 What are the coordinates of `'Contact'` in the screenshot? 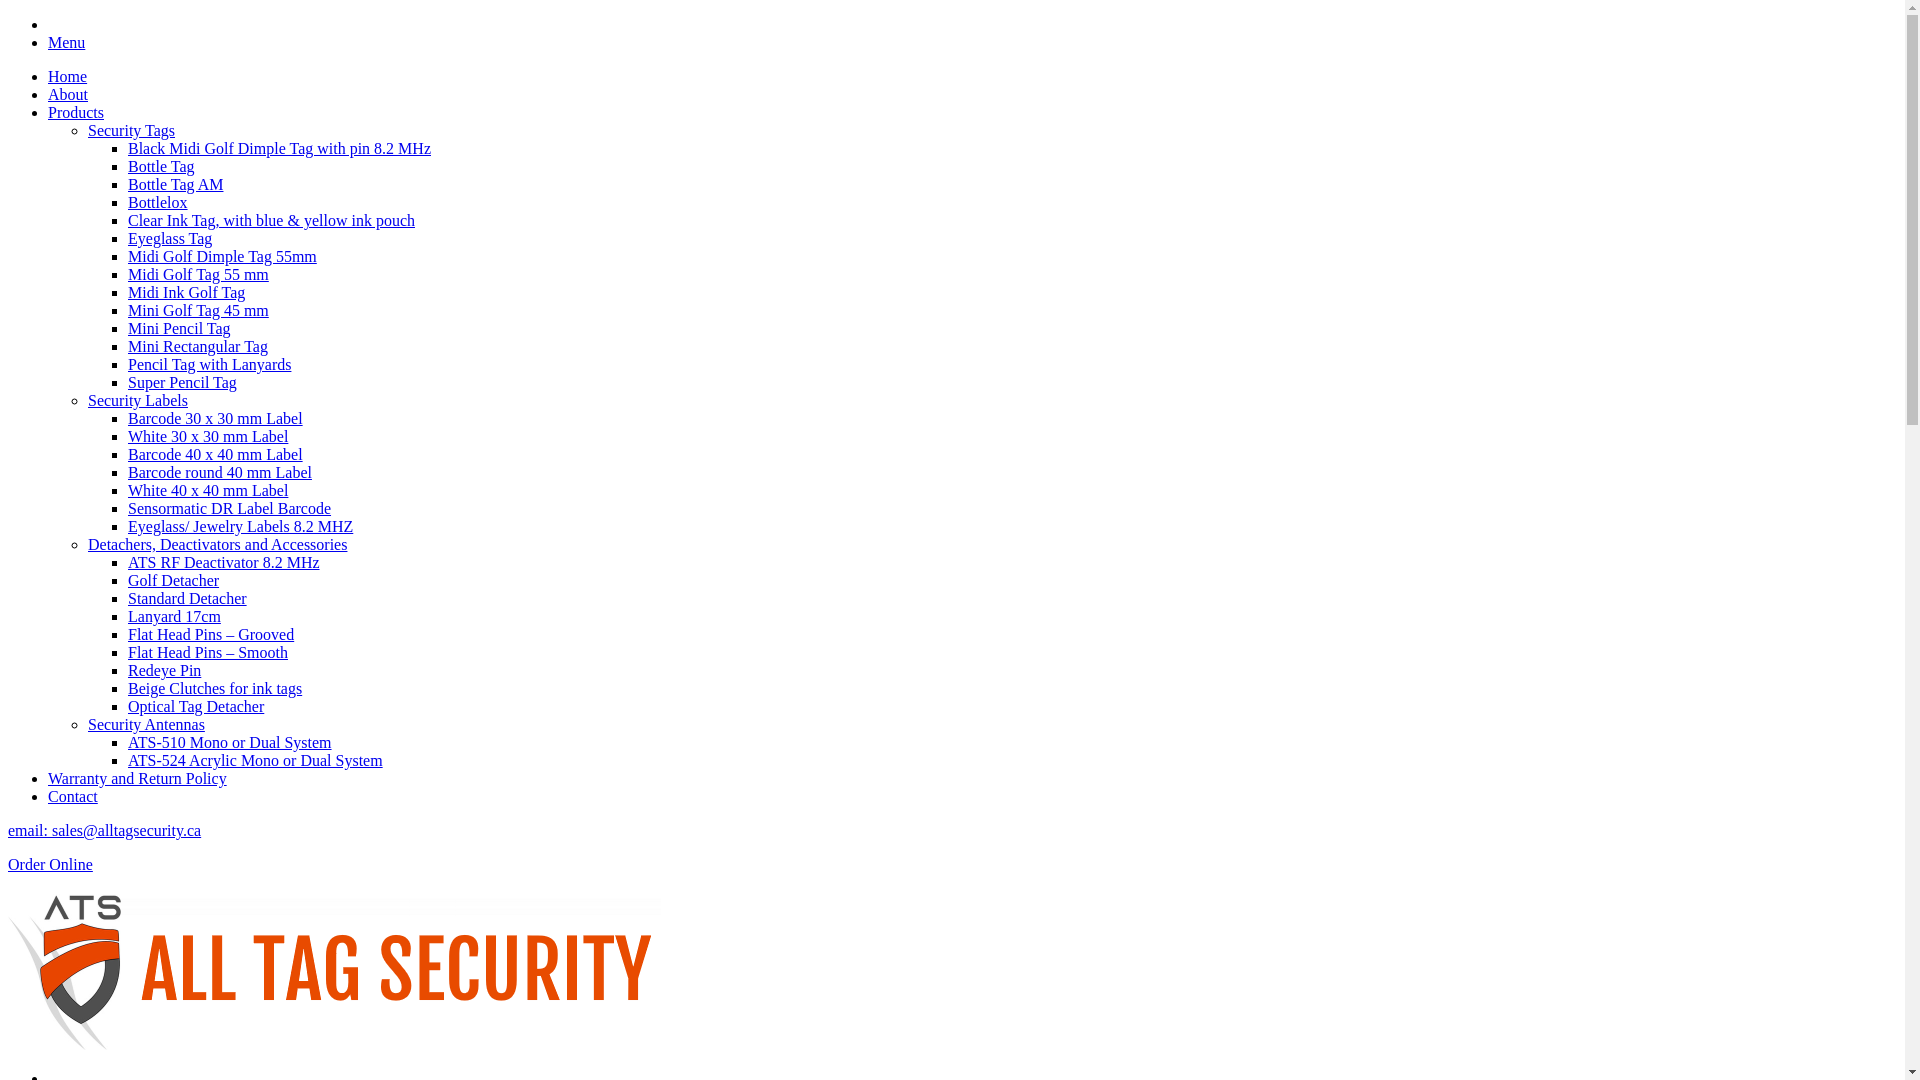 It's located at (72, 795).